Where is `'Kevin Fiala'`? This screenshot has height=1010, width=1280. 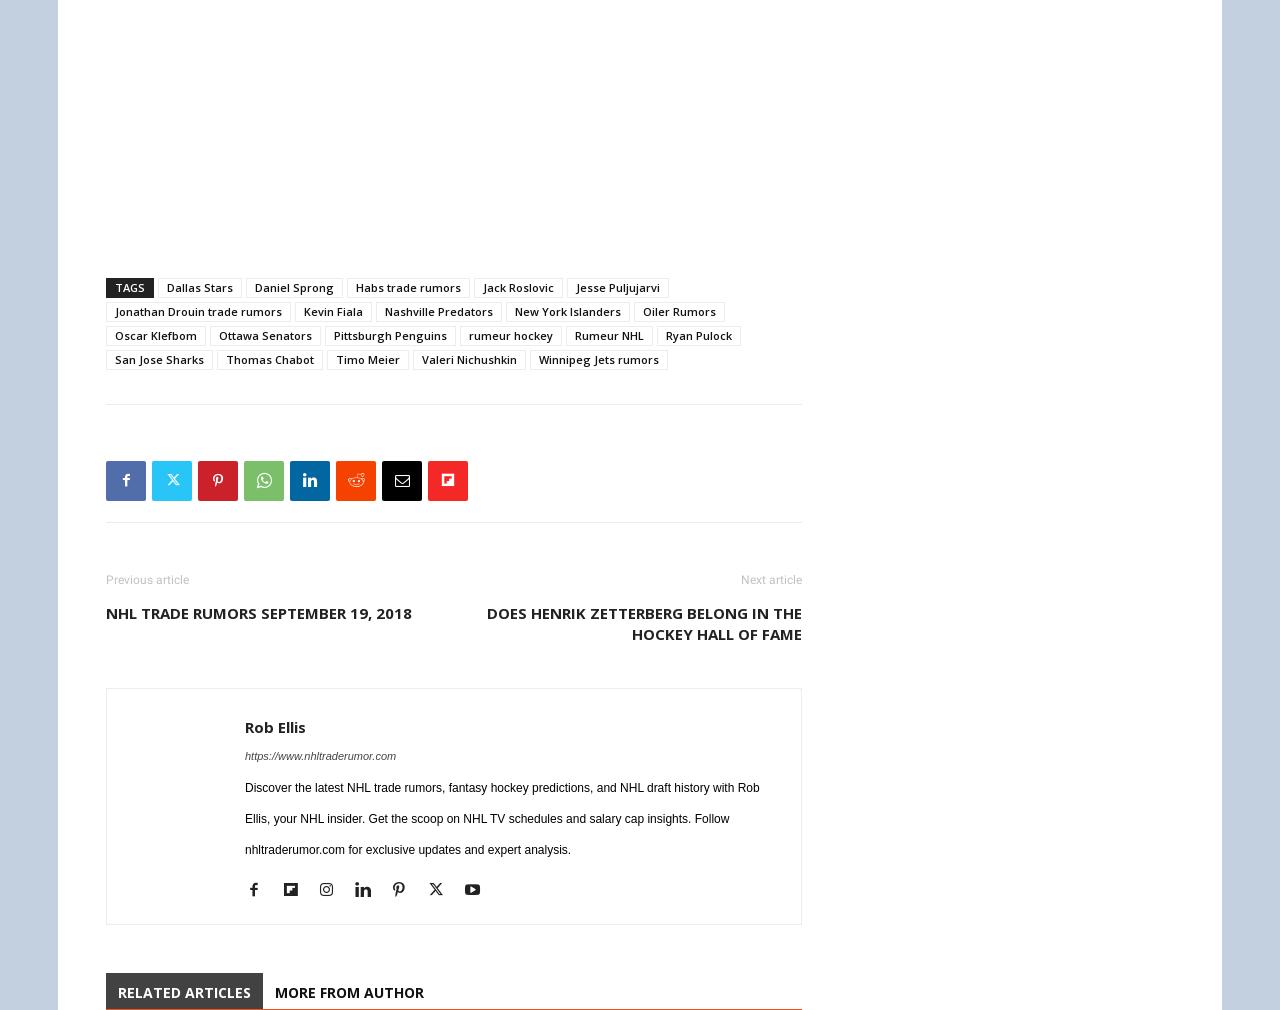 'Kevin Fiala' is located at coordinates (333, 310).